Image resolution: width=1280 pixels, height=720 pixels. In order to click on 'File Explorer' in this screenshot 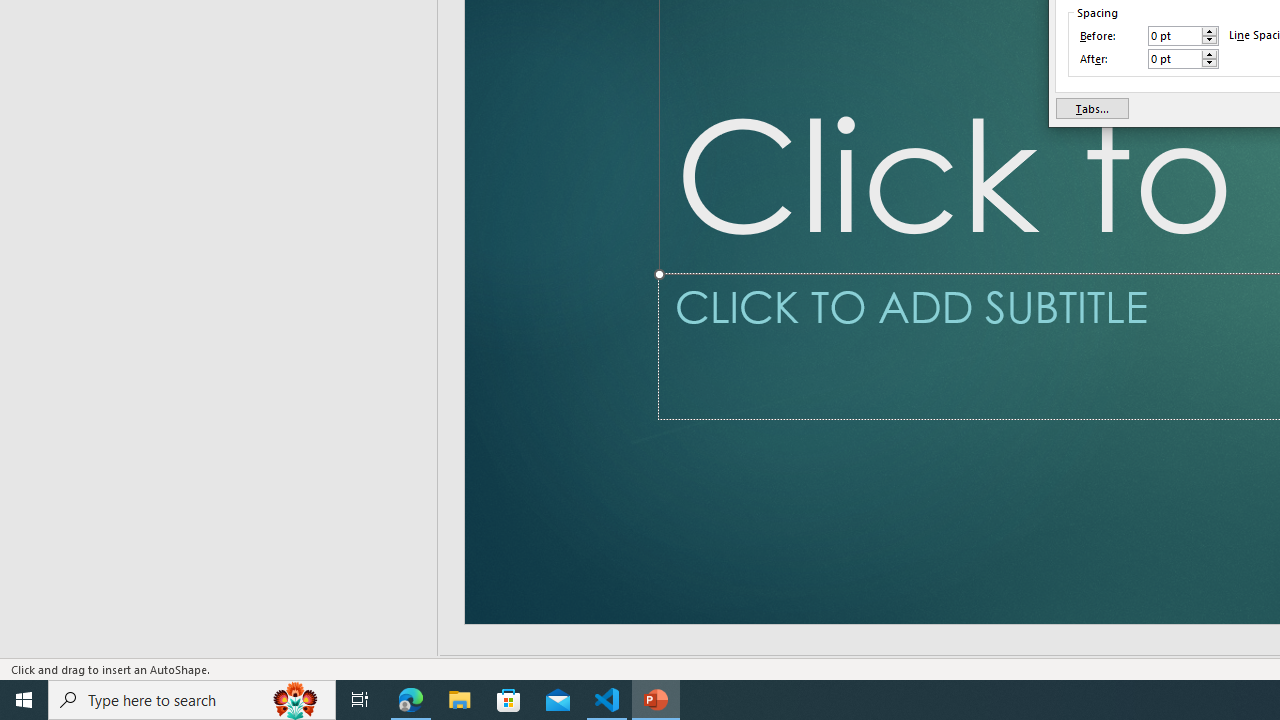, I will do `click(459, 698)`.